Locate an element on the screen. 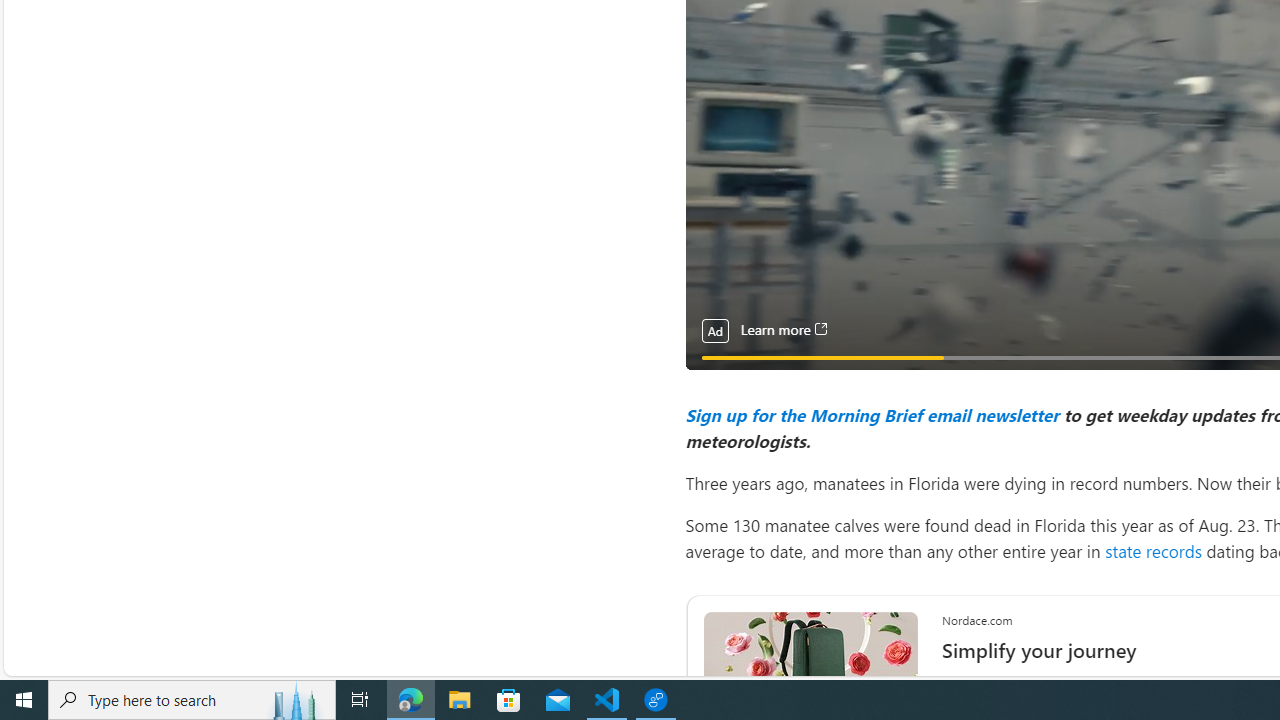  'state records' is located at coordinates (1153, 550).